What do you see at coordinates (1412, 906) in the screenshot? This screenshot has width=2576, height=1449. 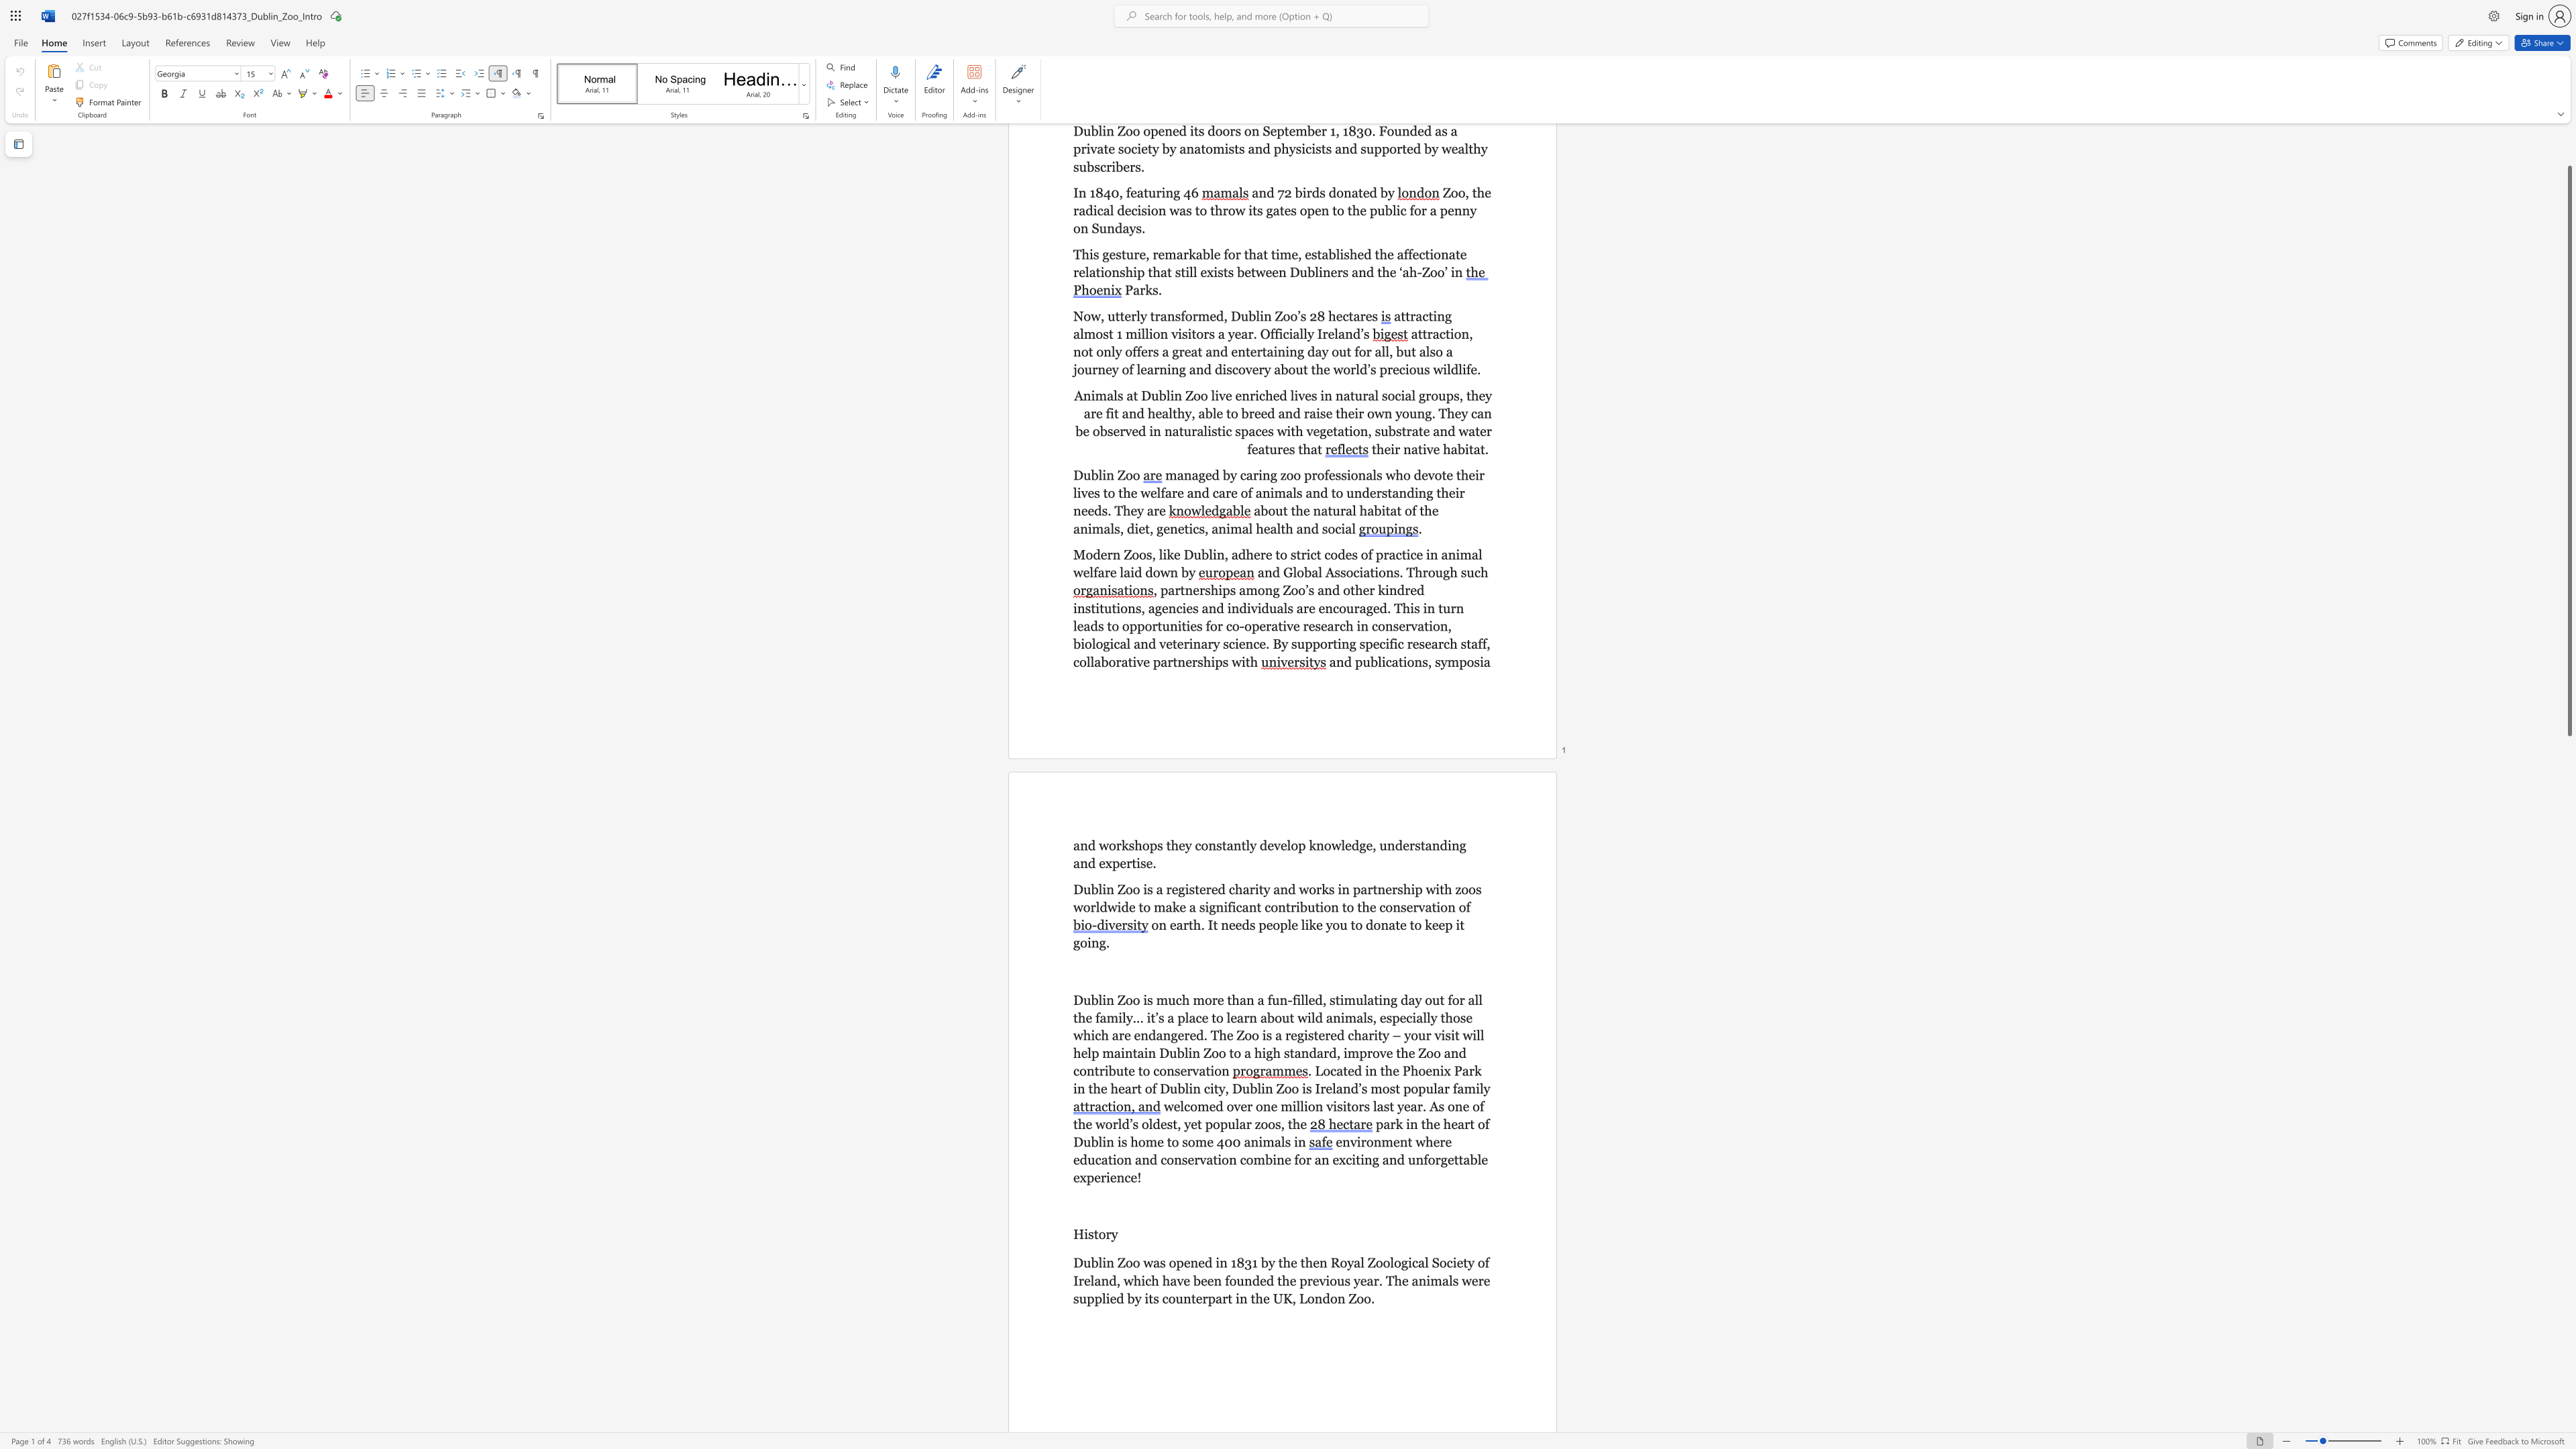 I see `the subset text "rvatio" within the text "Dublin Zoo is a registered charity and works in partnership with zoos worldwide to make a significant contribution to the conservation of"` at bounding box center [1412, 906].